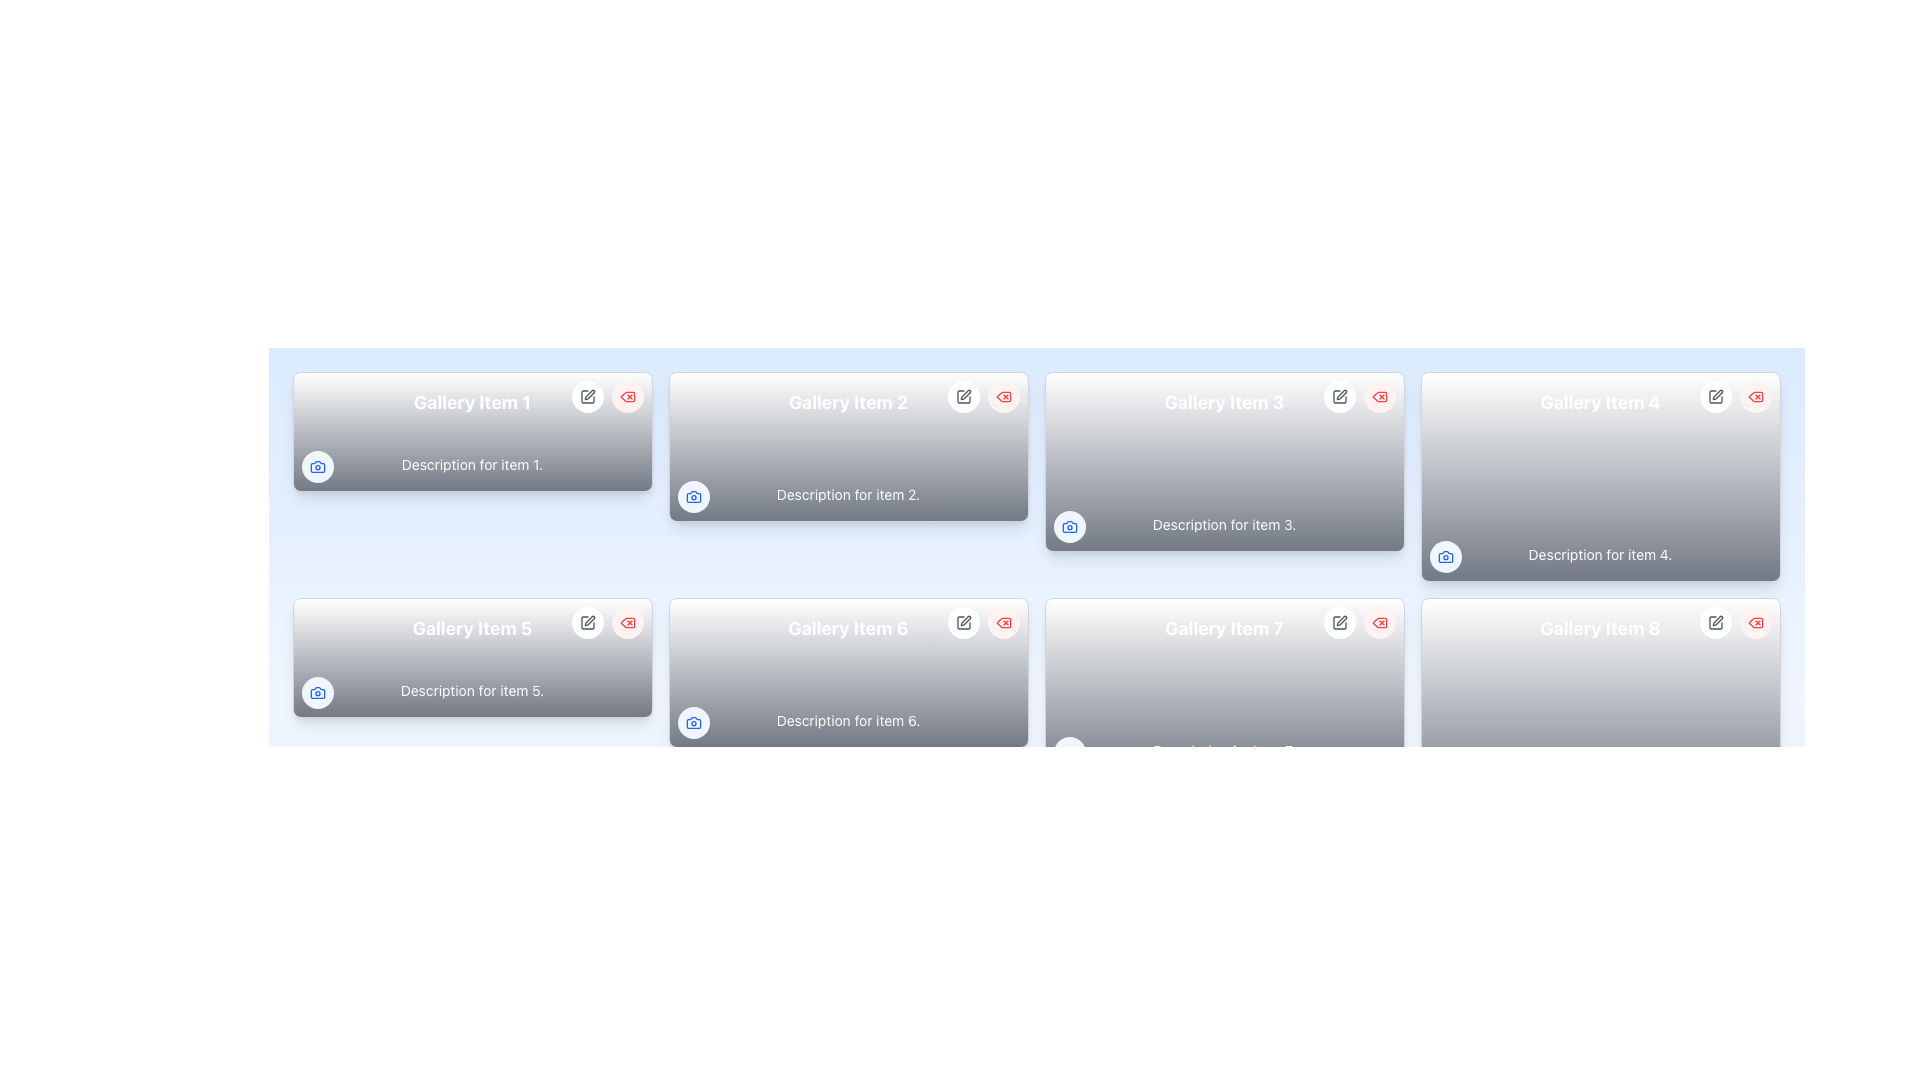 The width and height of the screenshot is (1920, 1080). Describe the element at coordinates (1714, 397) in the screenshot. I see `the pen icon button located at the upper-right corner of the 'Gallery Item 4' card to initiate editing of the gallery item` at that location.